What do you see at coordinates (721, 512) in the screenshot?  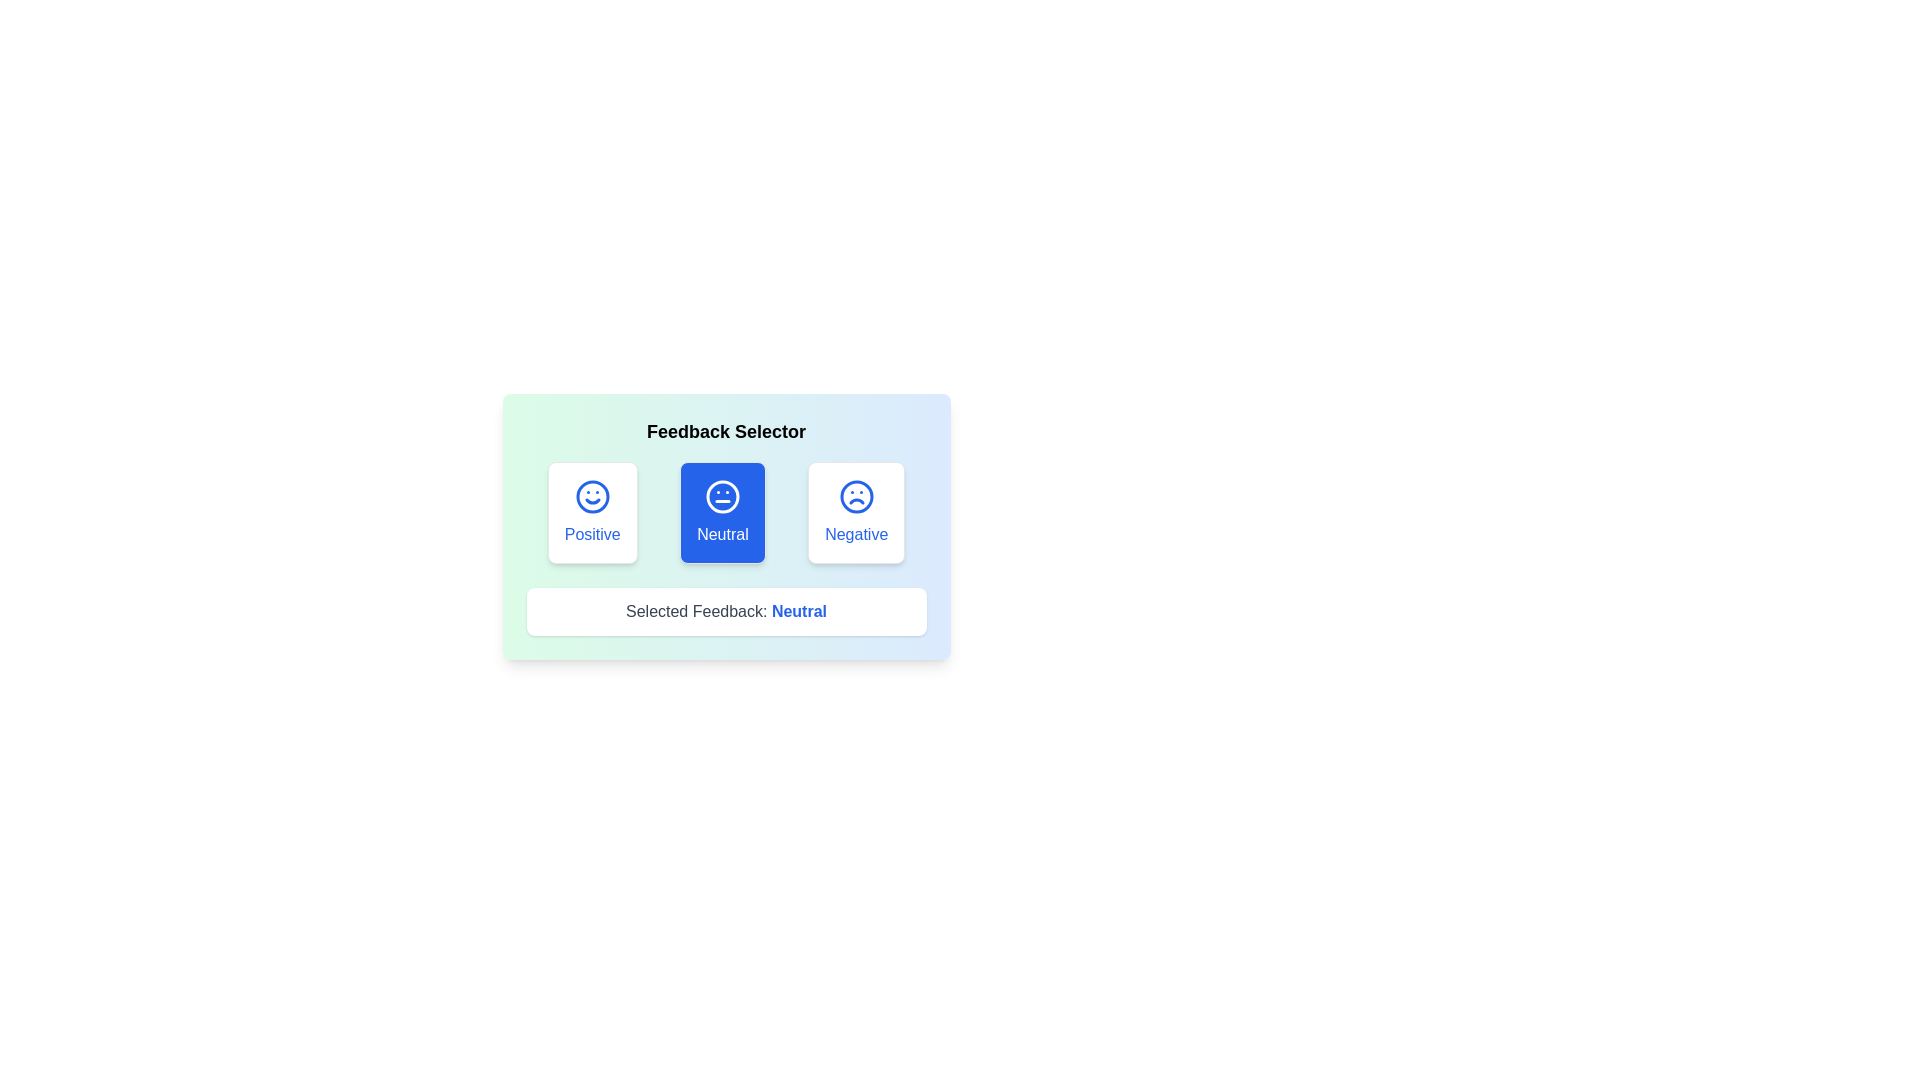 I see `the button labeled Neutral to observe its hover effect` at bounding box center [721, 512].